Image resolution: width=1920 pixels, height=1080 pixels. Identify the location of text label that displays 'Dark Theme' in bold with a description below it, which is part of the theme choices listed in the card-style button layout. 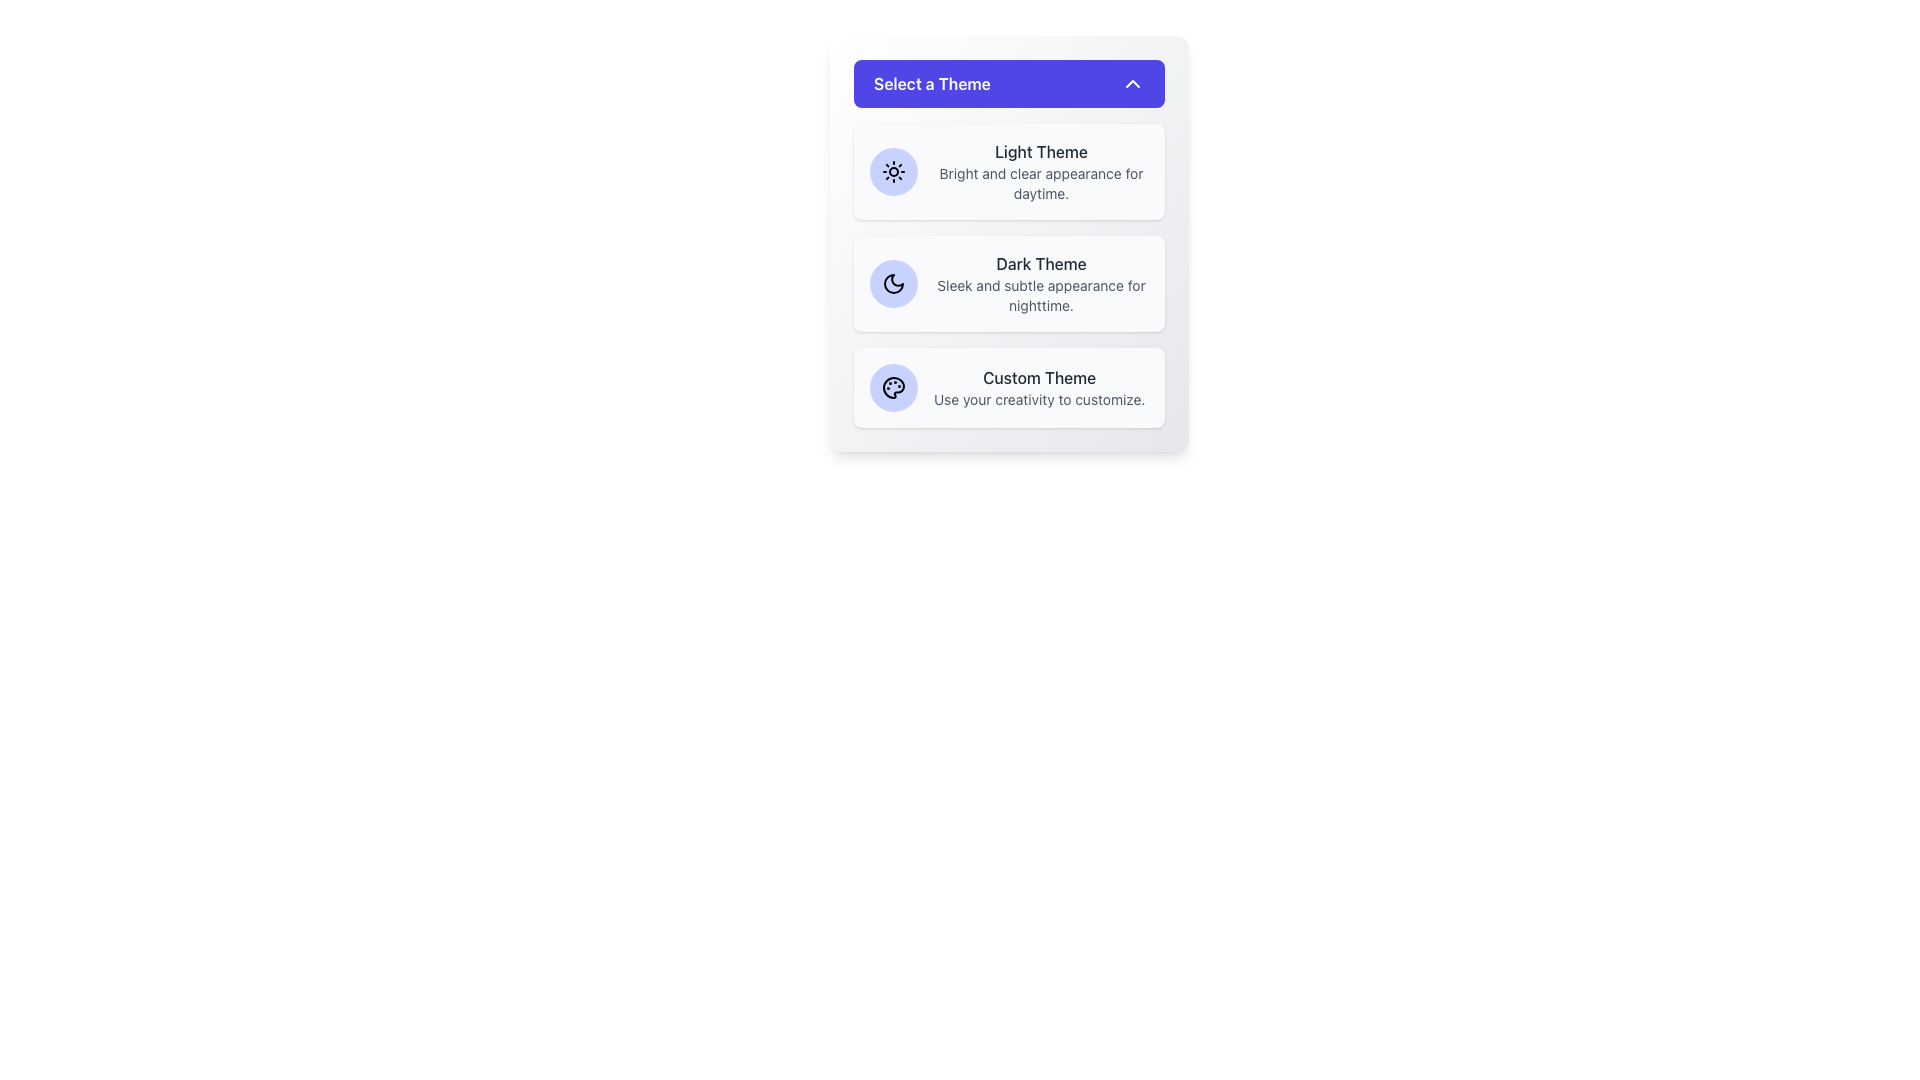
(1040, 284).